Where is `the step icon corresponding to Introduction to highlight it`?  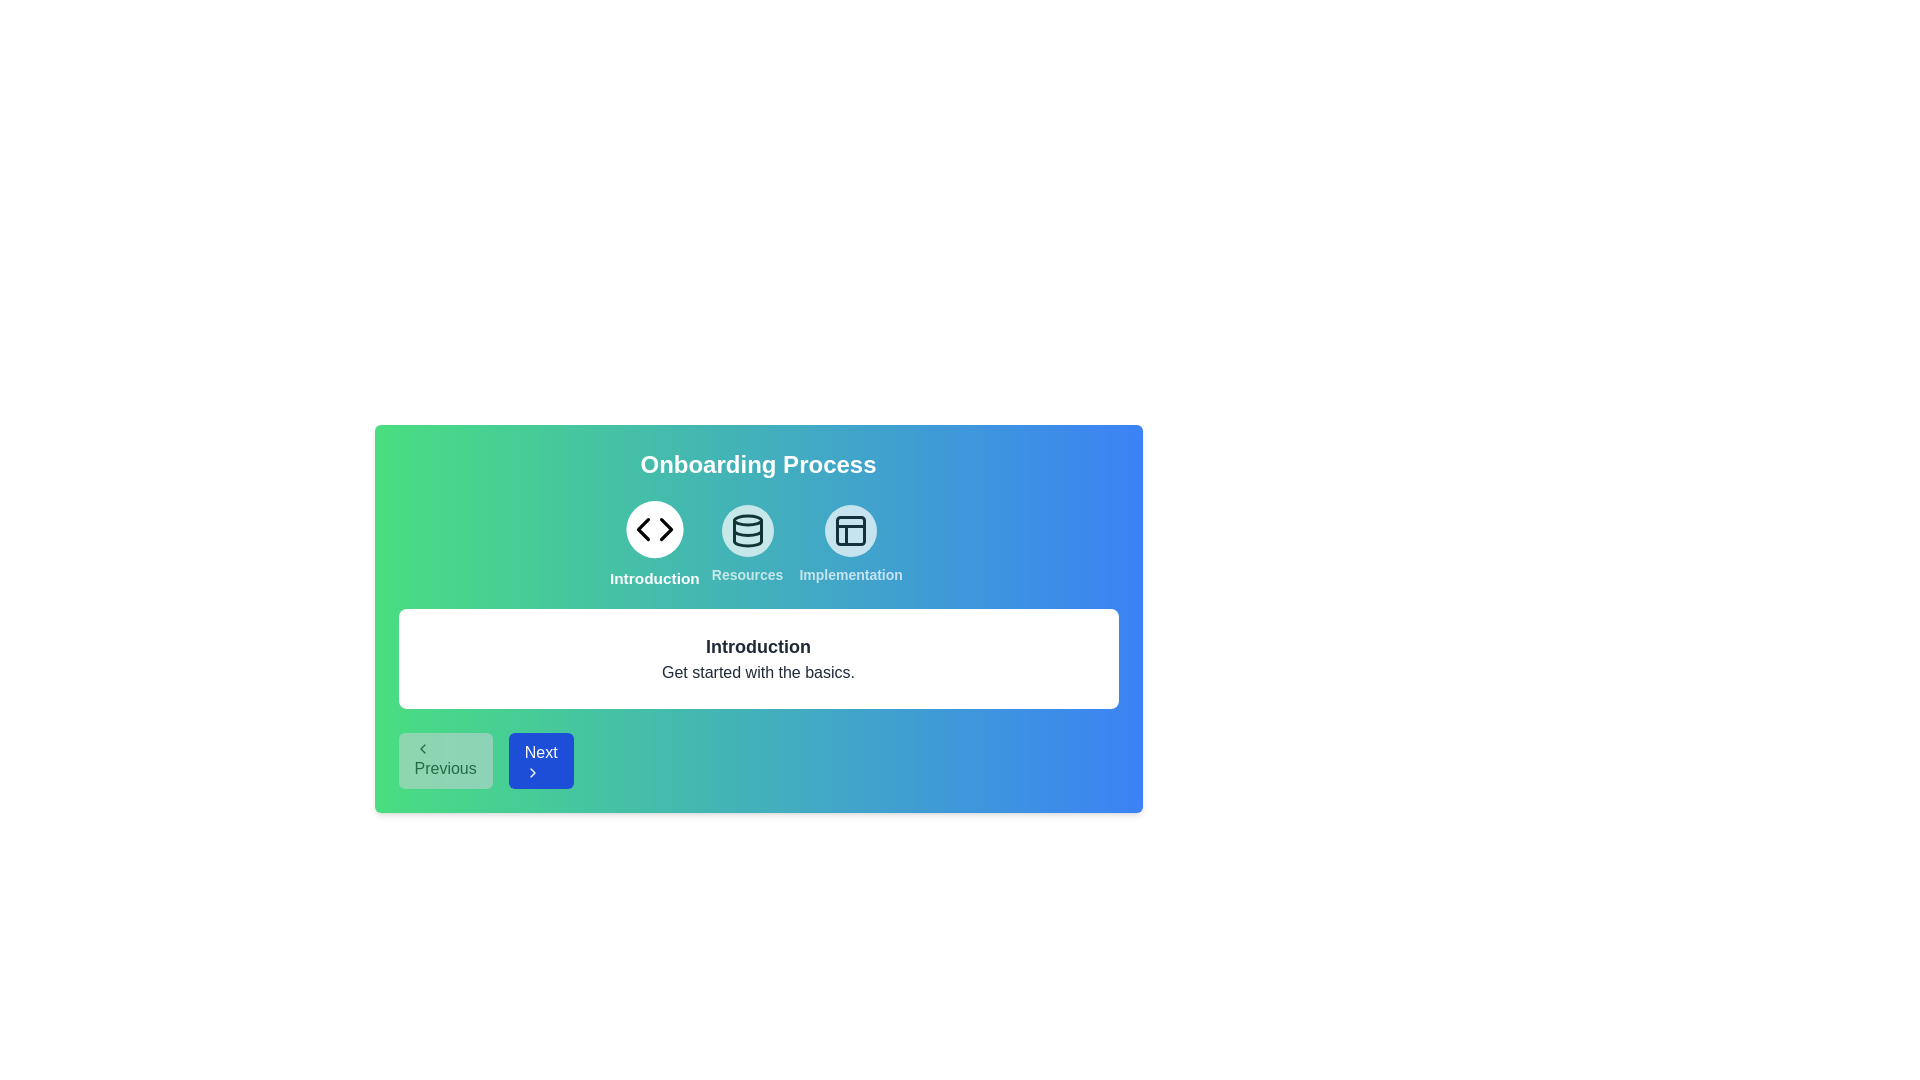 the step icon corresponding to Introduction to highlight it is located at coordinates (654, 544).